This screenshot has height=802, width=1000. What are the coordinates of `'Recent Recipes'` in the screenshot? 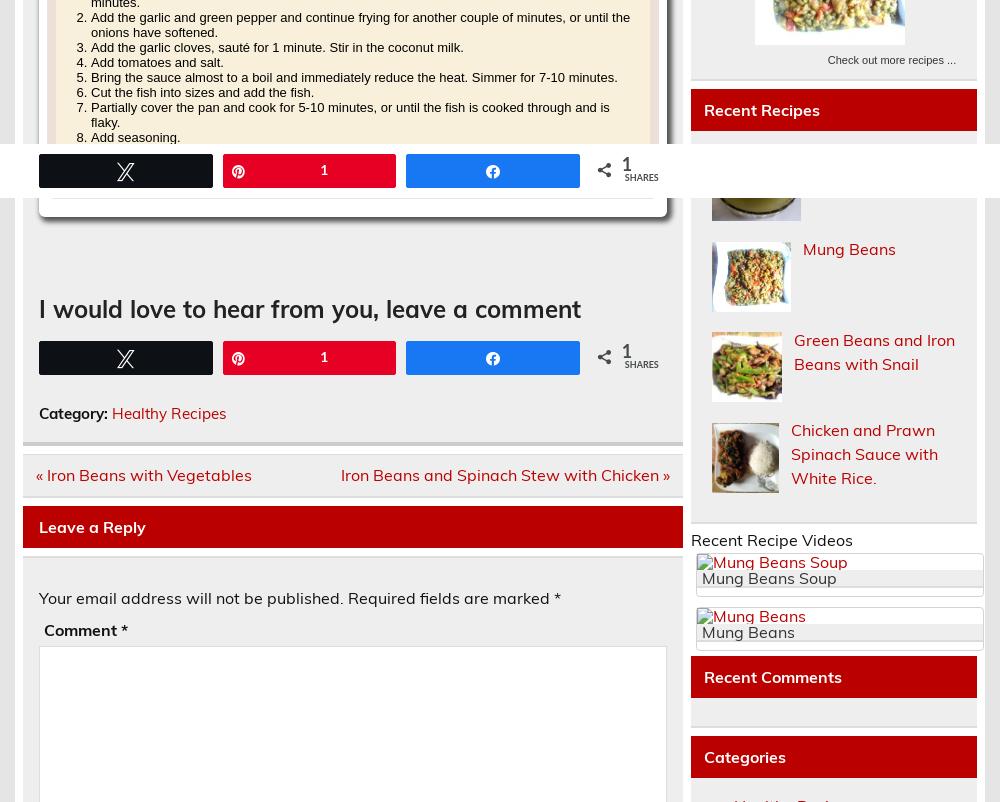 It's located at (702, 108).